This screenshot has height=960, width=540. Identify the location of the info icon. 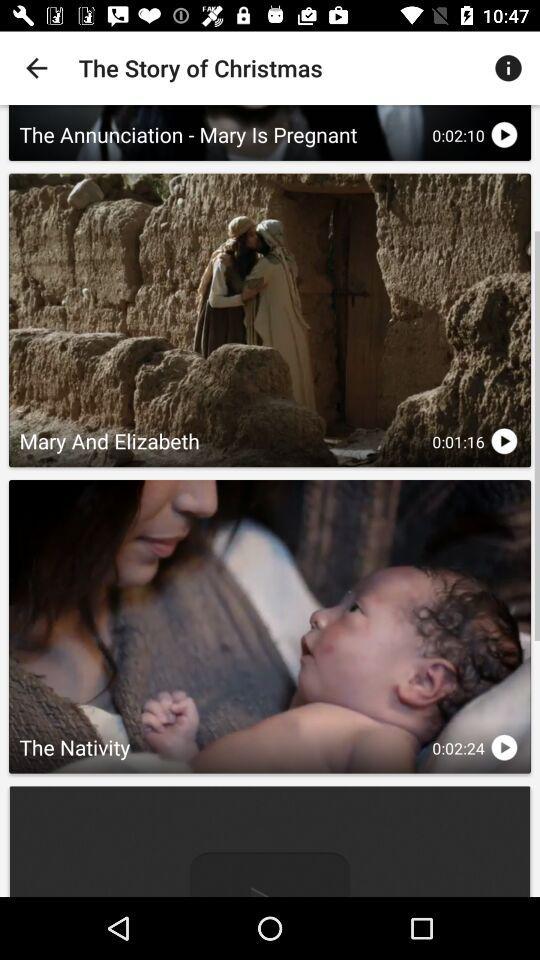
(502, 68).